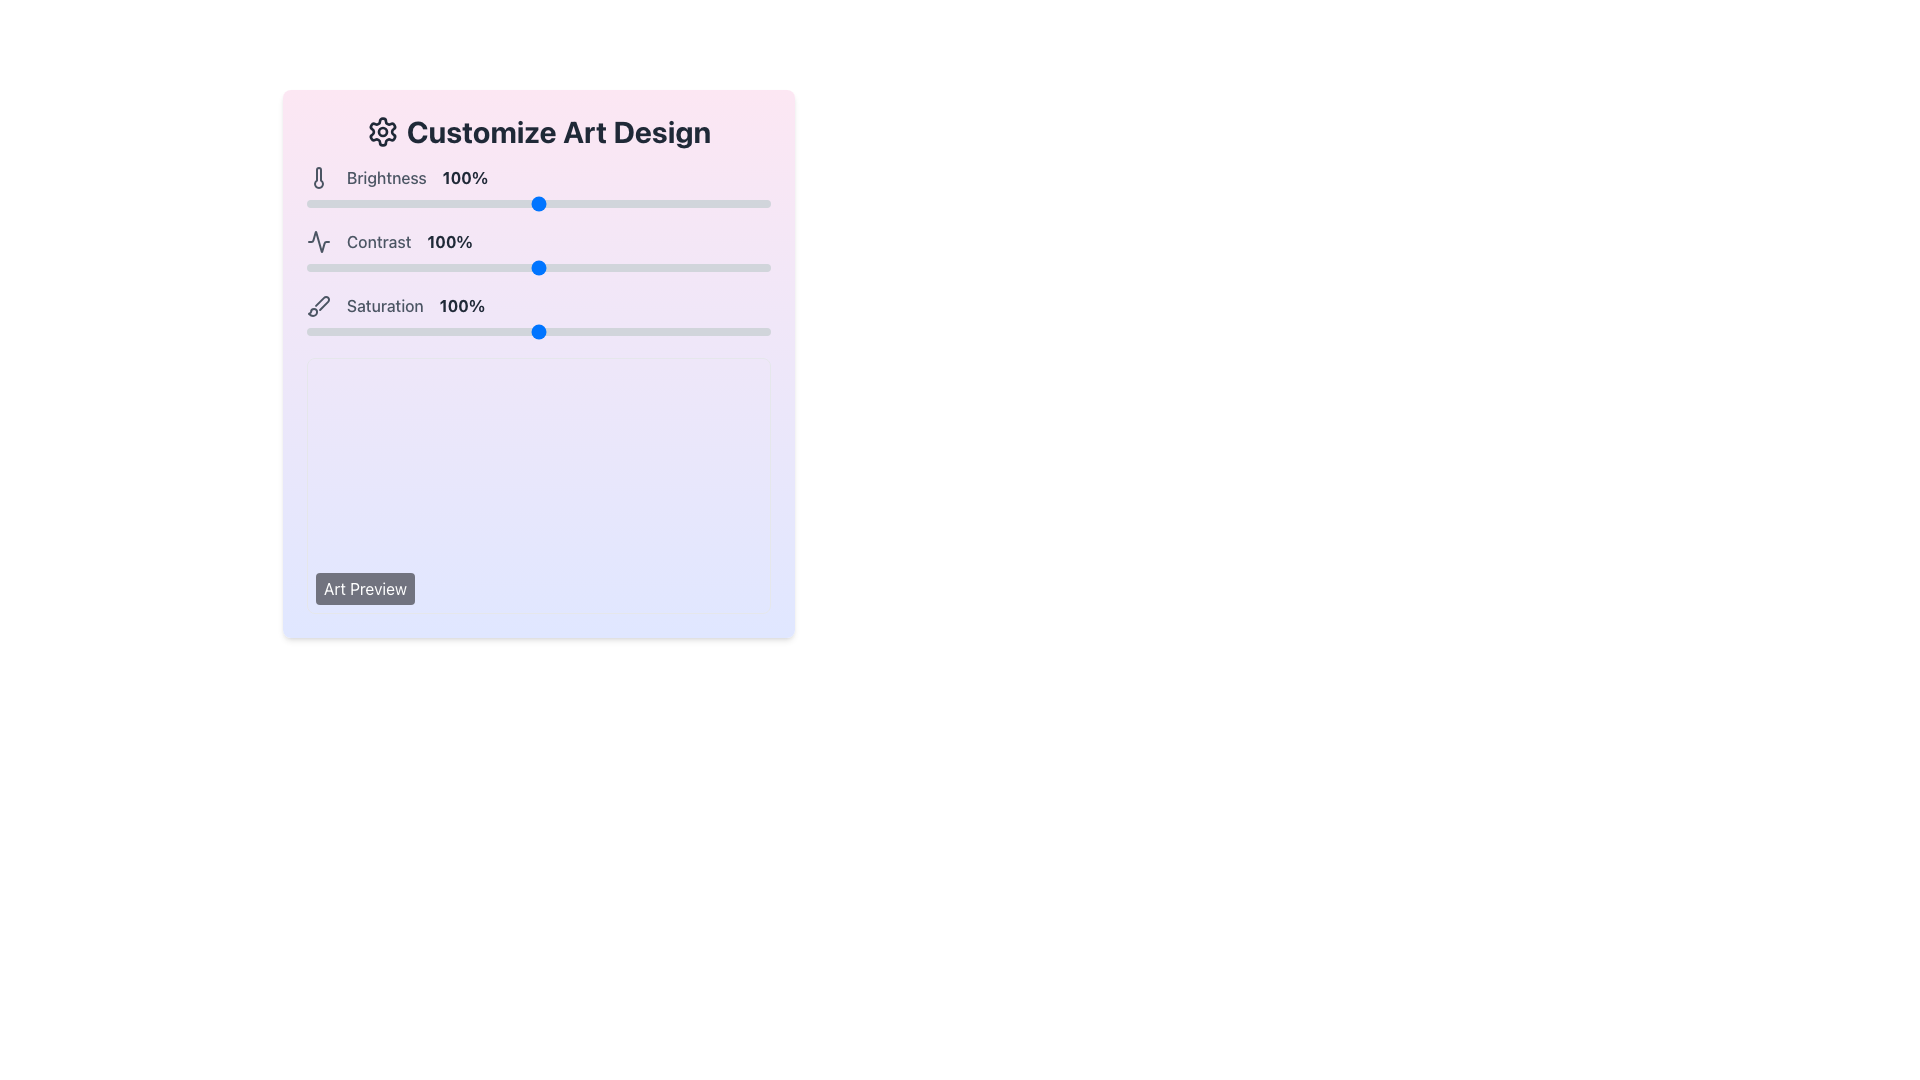 The width and height of the screenshot is (1920, 1080). What do you see at coordinates (317, 241) in the screenshot?
I see `the waveform activity graph icon located to the left of the 'Contrast' label in the 'Customize Art Design' panel` at bounding box center [317, 241].